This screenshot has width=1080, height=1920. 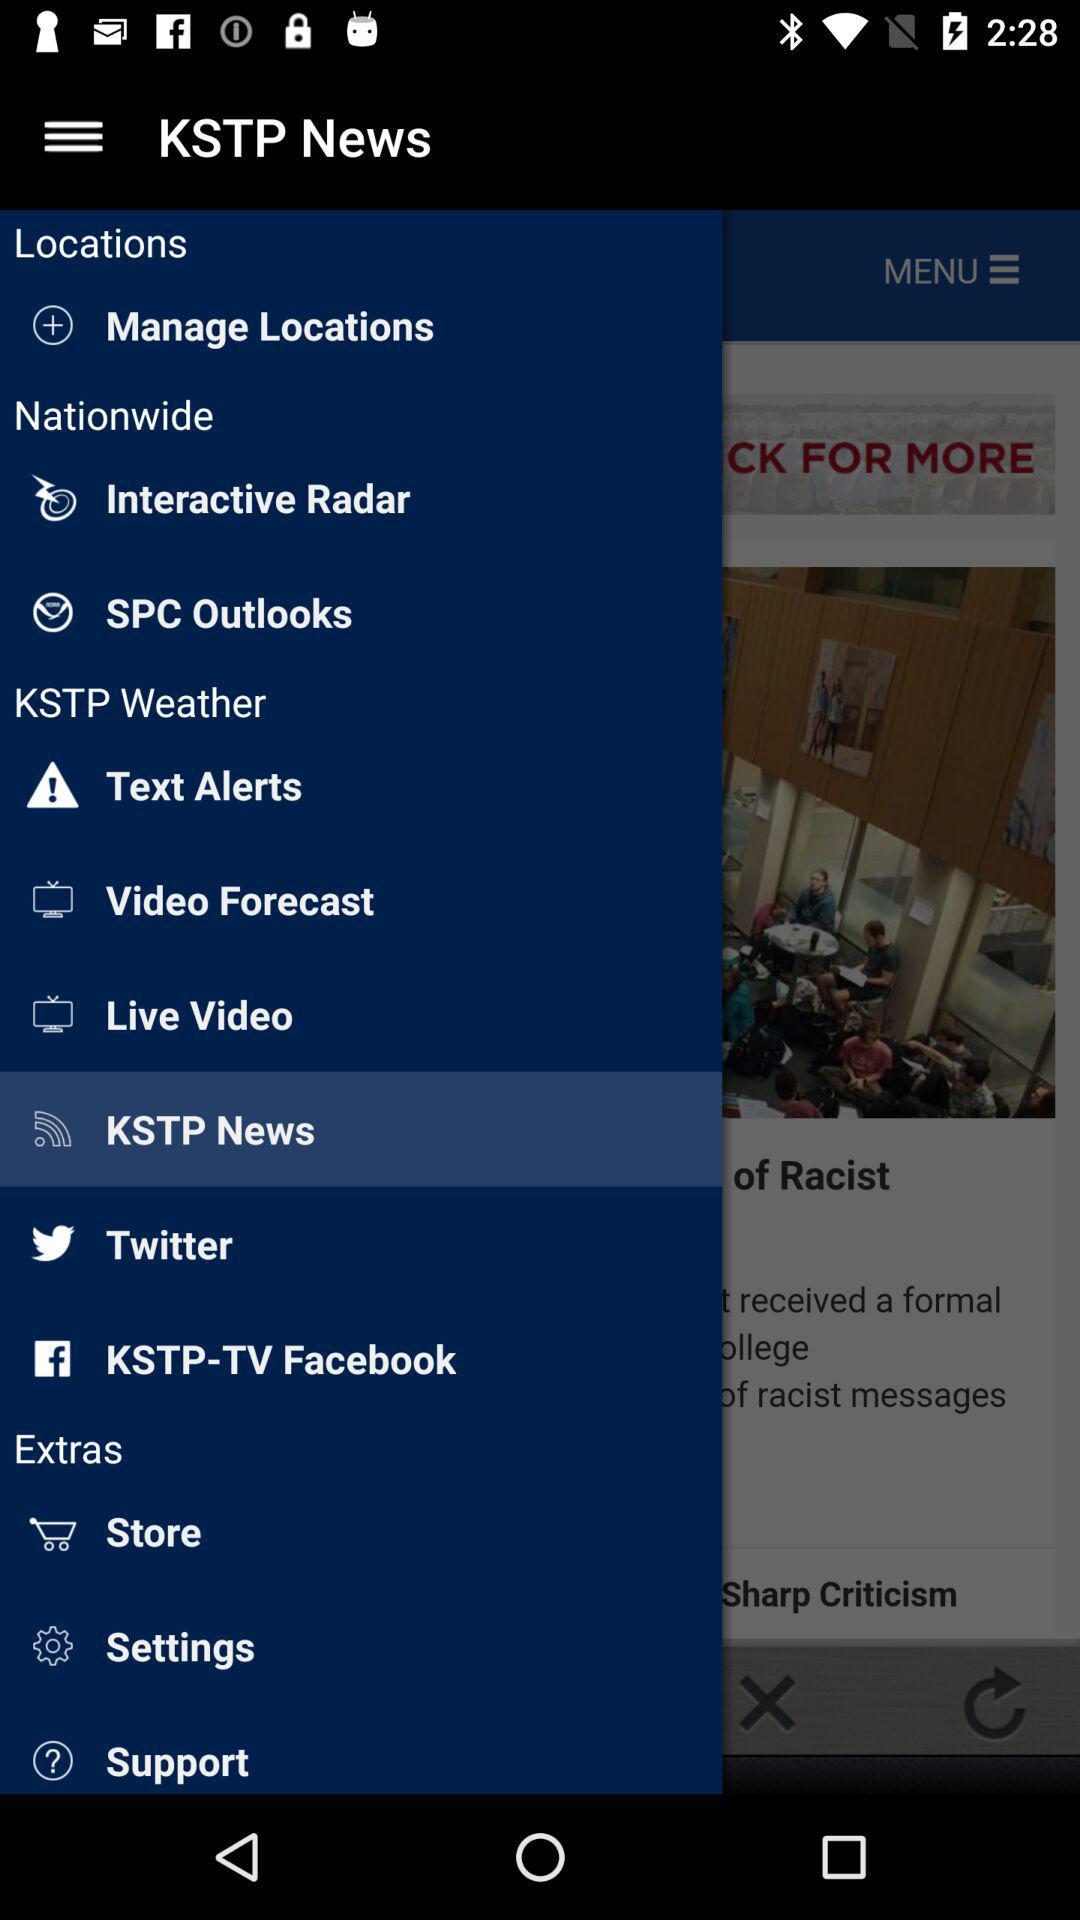 What do you see at coordinates (994, 1702) in the screenshot?
I see `the refresh icon` at bounding box center [994, 1702].